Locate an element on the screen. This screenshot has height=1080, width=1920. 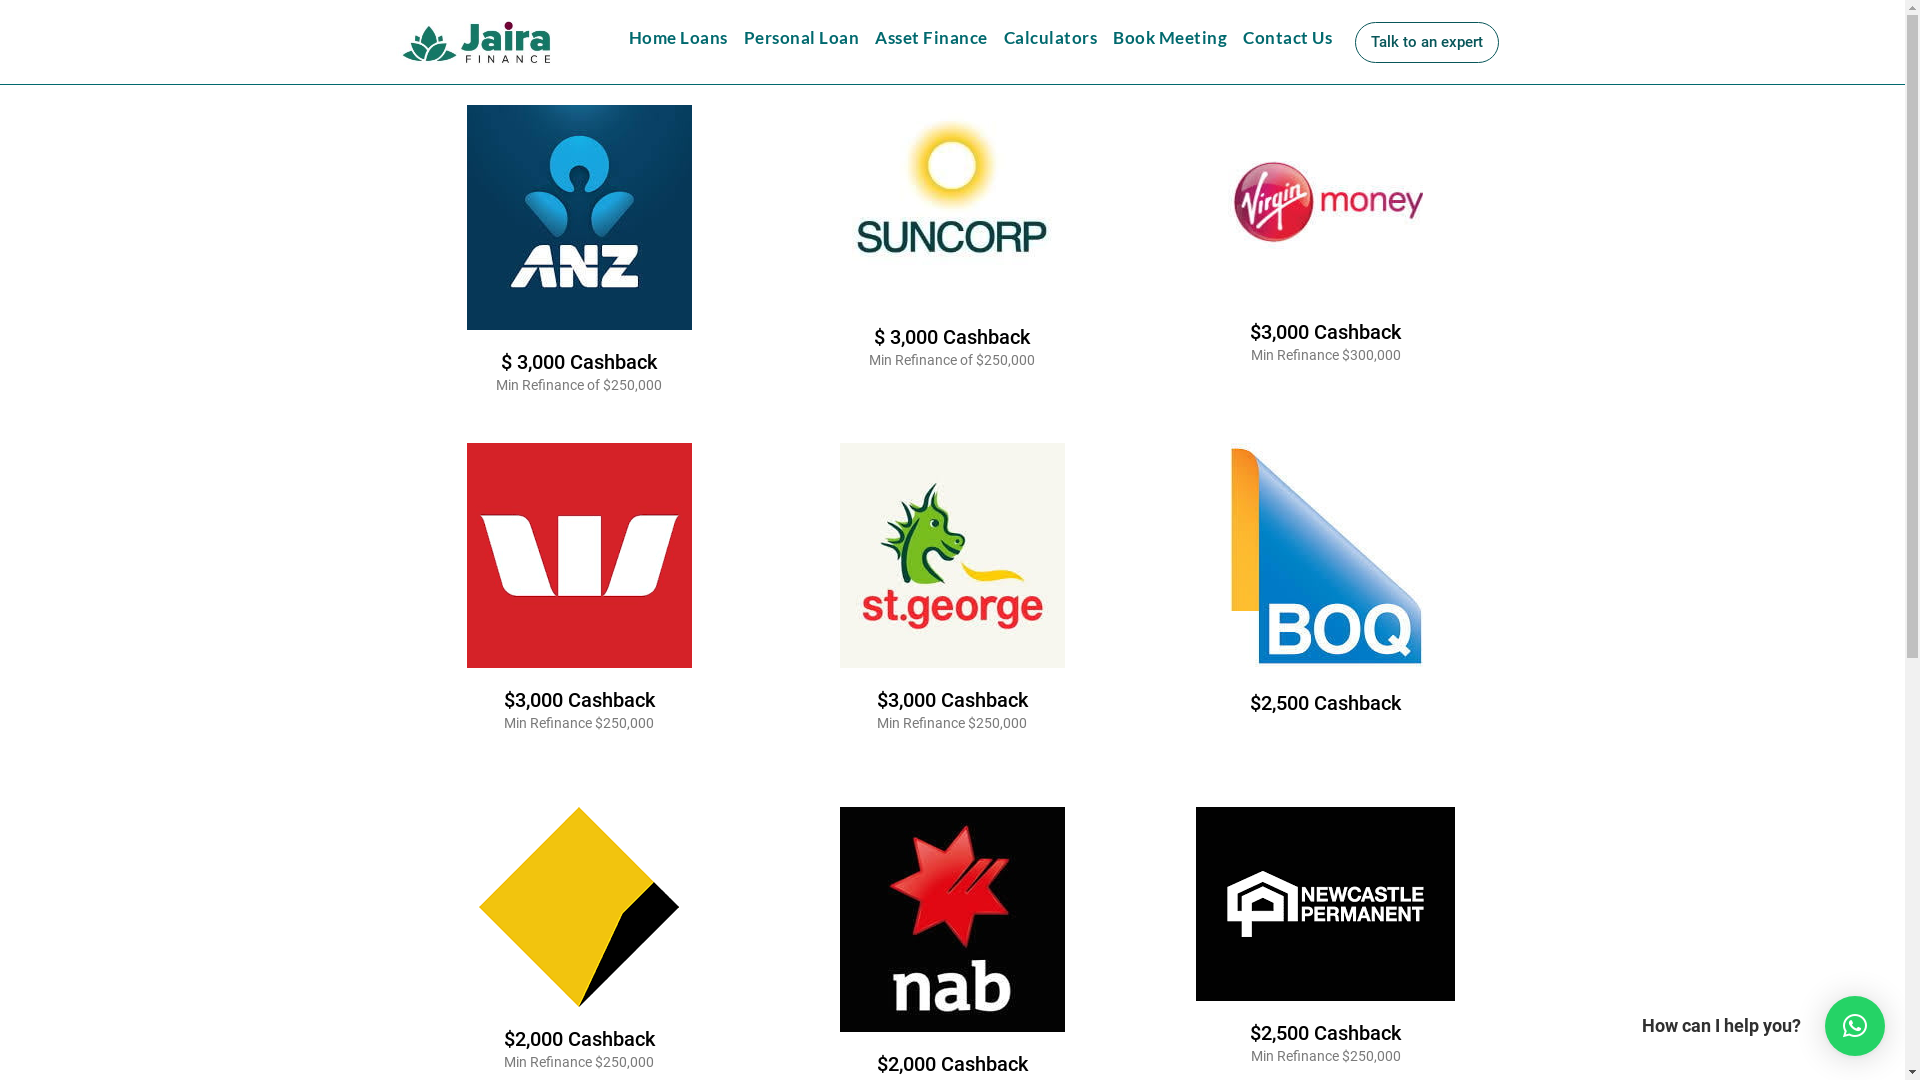
'Personal Loan' is located at coordinates (801, 38).